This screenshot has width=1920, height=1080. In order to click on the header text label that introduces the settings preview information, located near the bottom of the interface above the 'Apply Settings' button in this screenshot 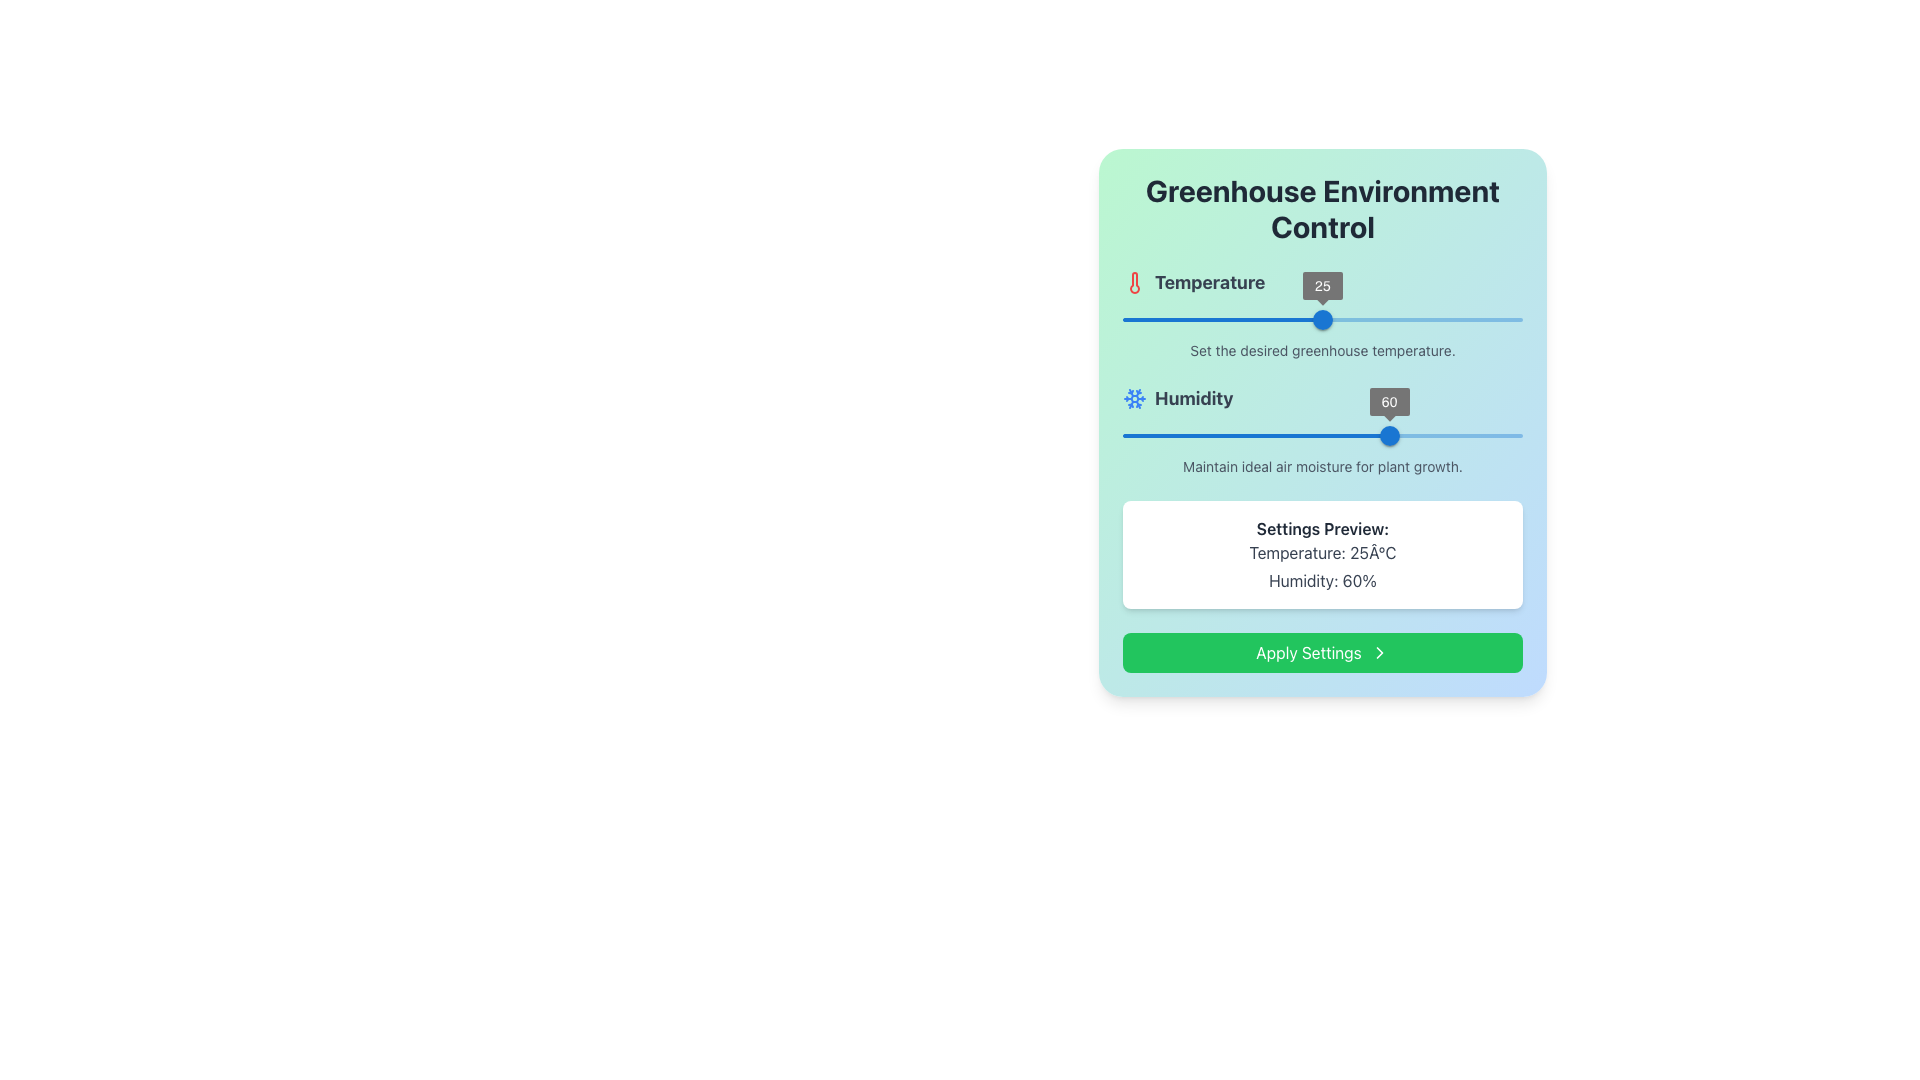, I will do `click(1323, 527)`.